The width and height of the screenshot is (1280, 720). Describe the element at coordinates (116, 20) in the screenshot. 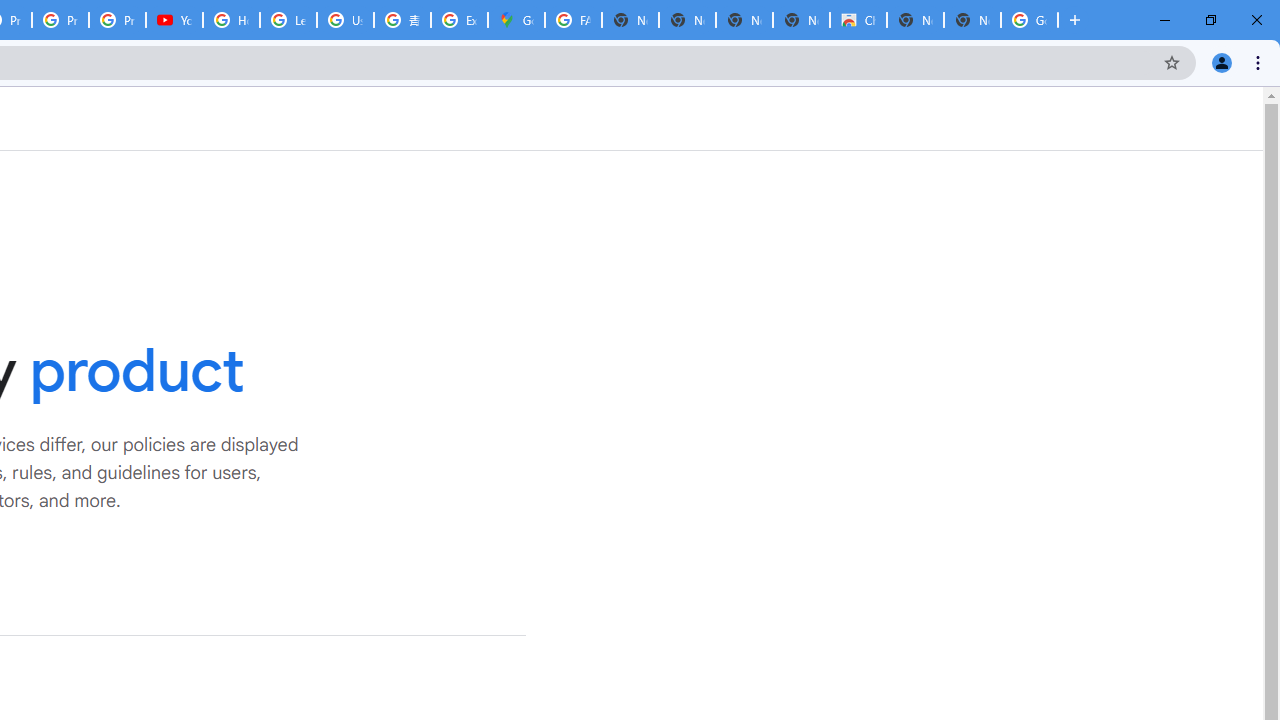

I see `'Privacy Checkup'` at that location.